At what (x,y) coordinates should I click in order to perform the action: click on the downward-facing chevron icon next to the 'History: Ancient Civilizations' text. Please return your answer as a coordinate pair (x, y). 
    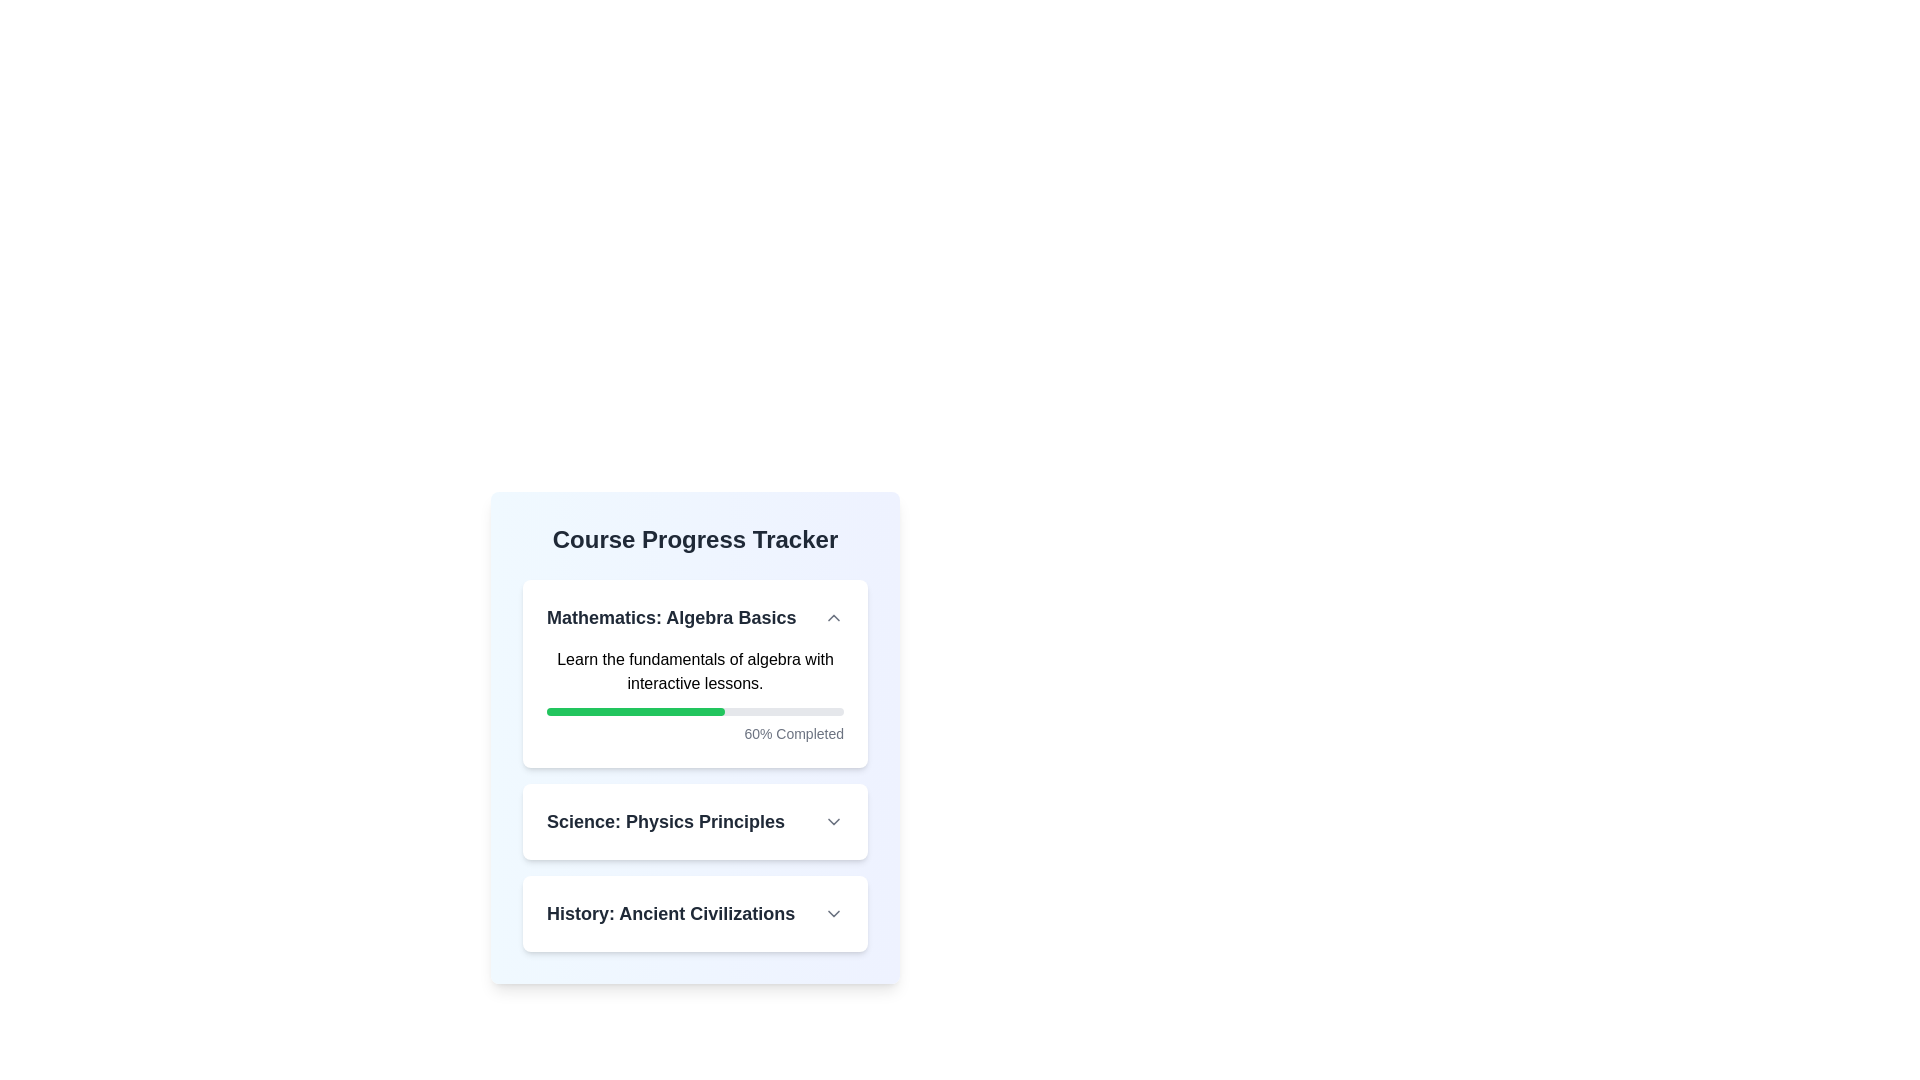
    Looking at the image, I should click on (834, 914).